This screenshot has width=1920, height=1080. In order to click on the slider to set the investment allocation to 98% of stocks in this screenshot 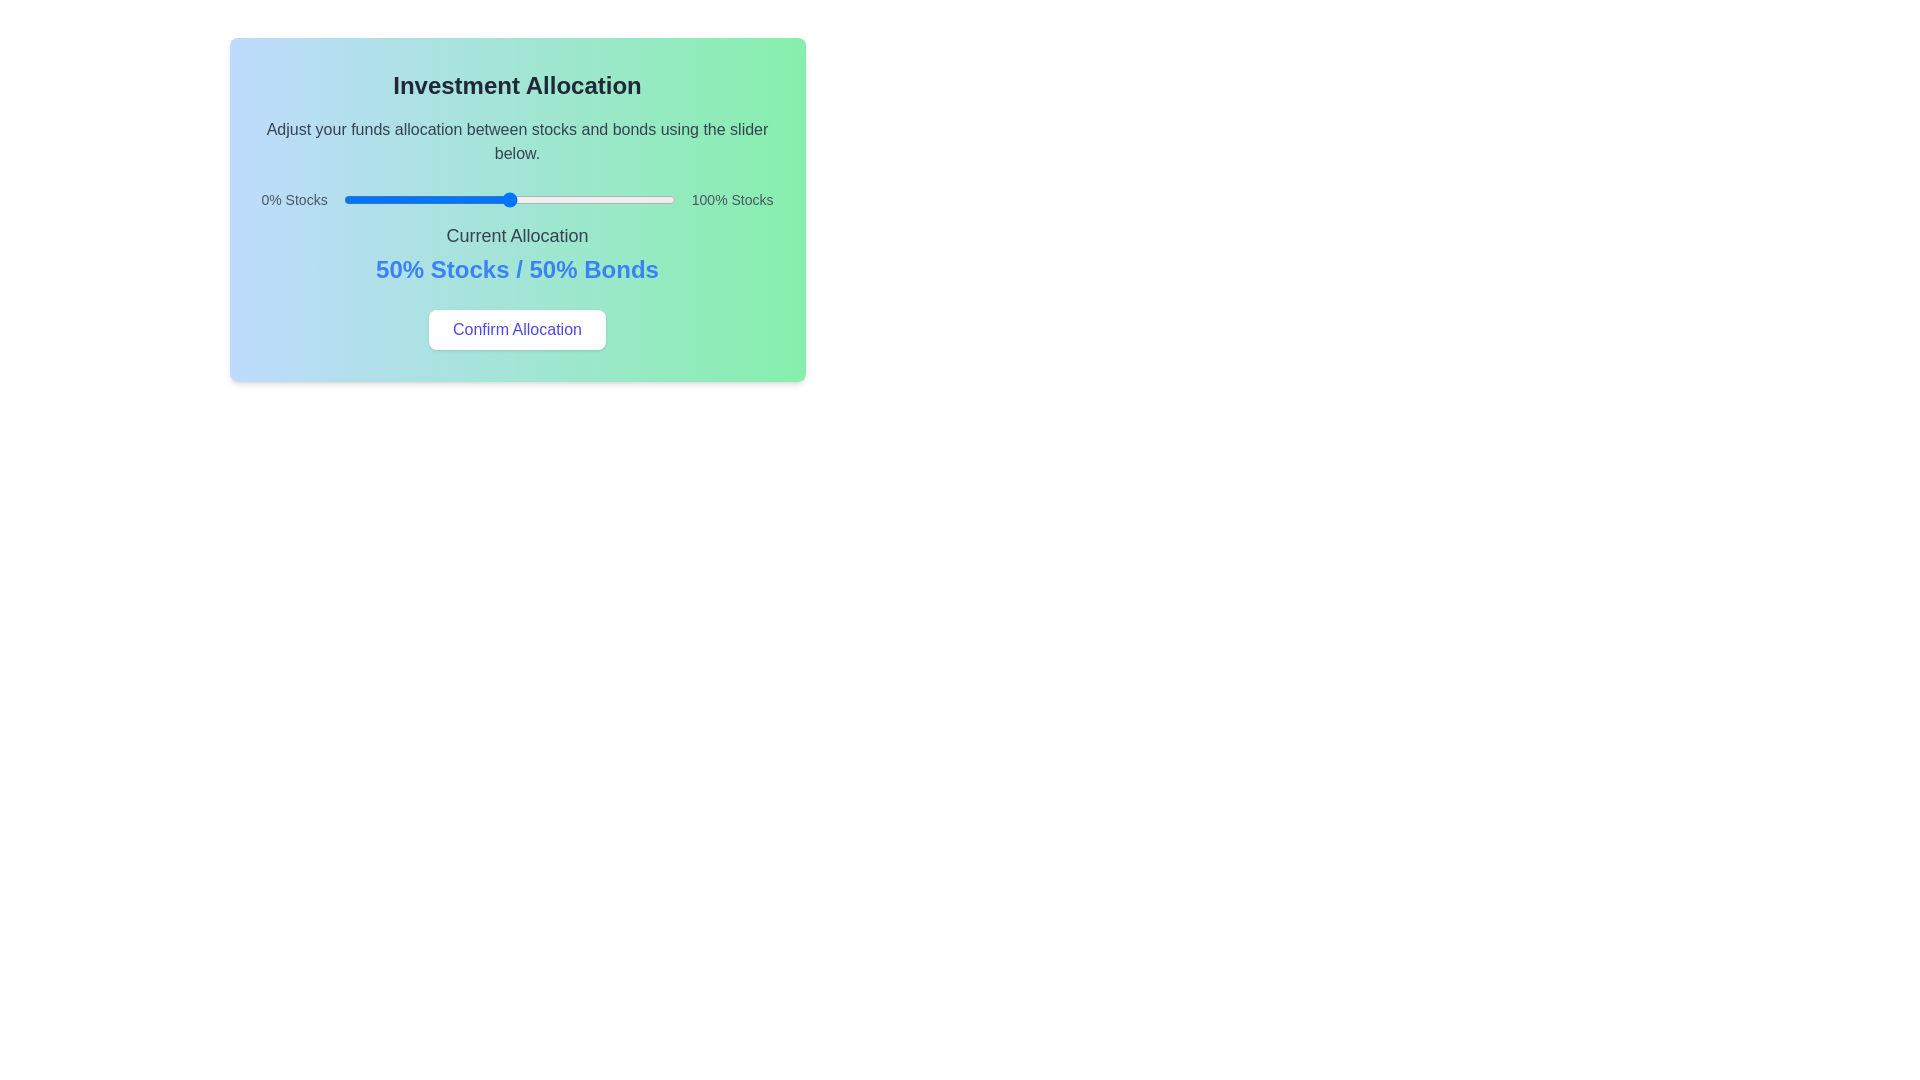, I will do `click(669, 200)`.